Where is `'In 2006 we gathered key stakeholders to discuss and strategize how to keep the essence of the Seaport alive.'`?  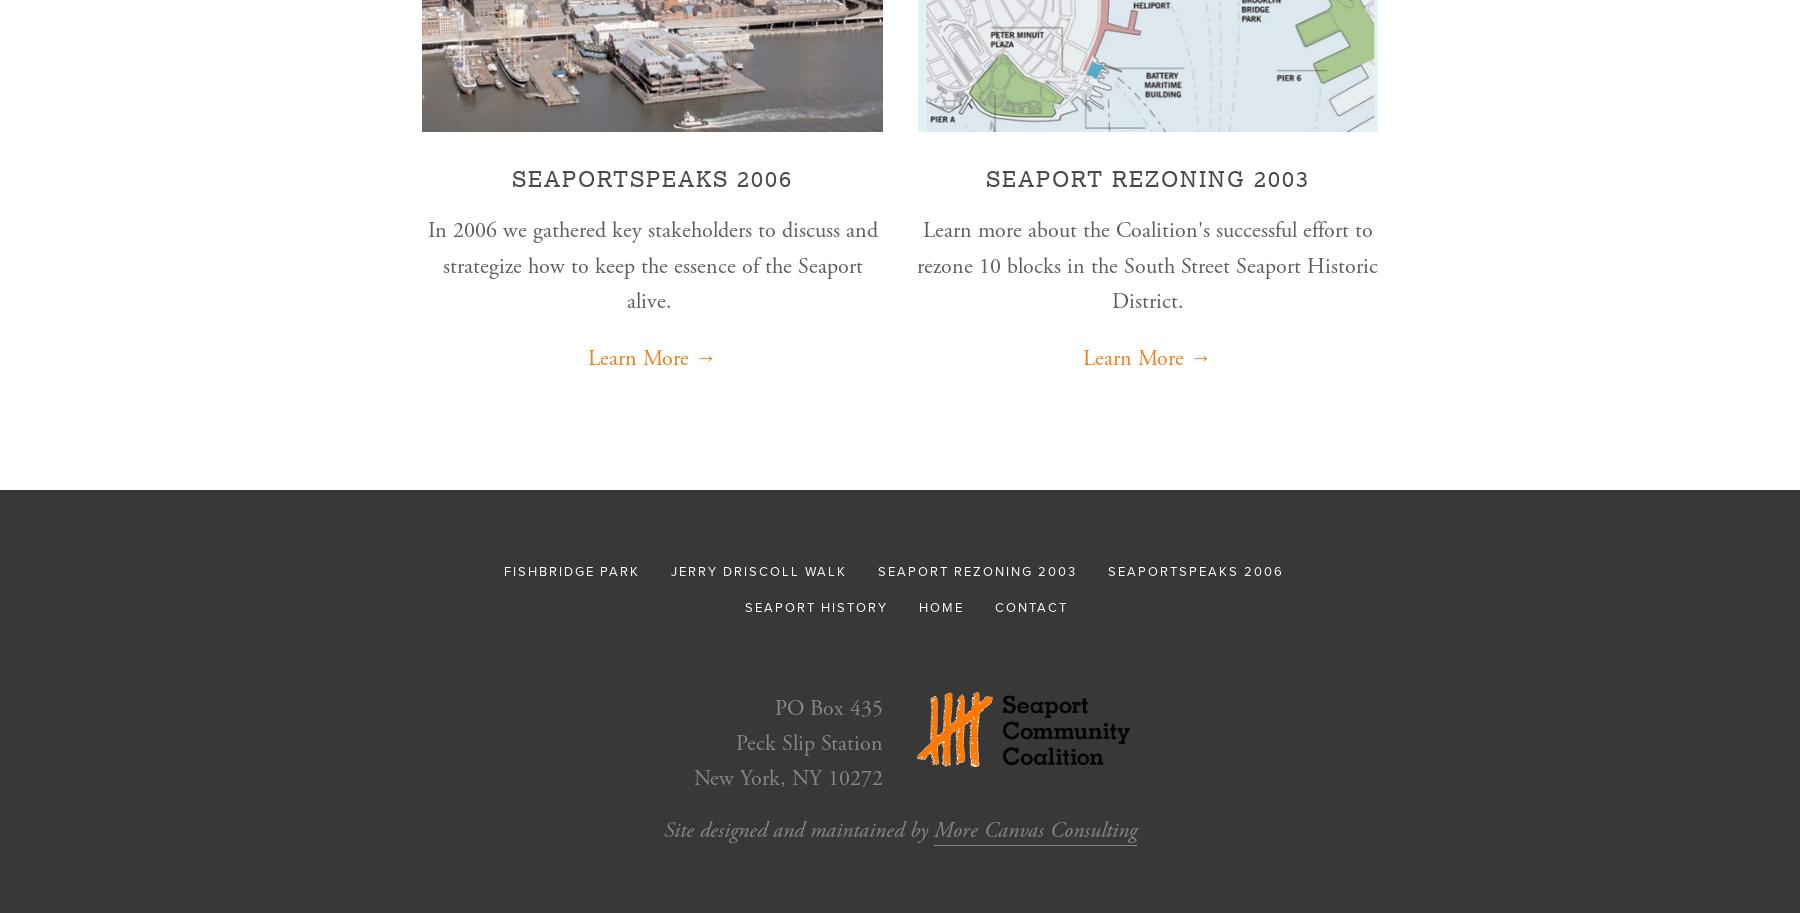 'In 2006 we gathered key stakeholders to discuss and strategize how to keep the essence of the Seaport alive.' is located at coordinates (651, 265).